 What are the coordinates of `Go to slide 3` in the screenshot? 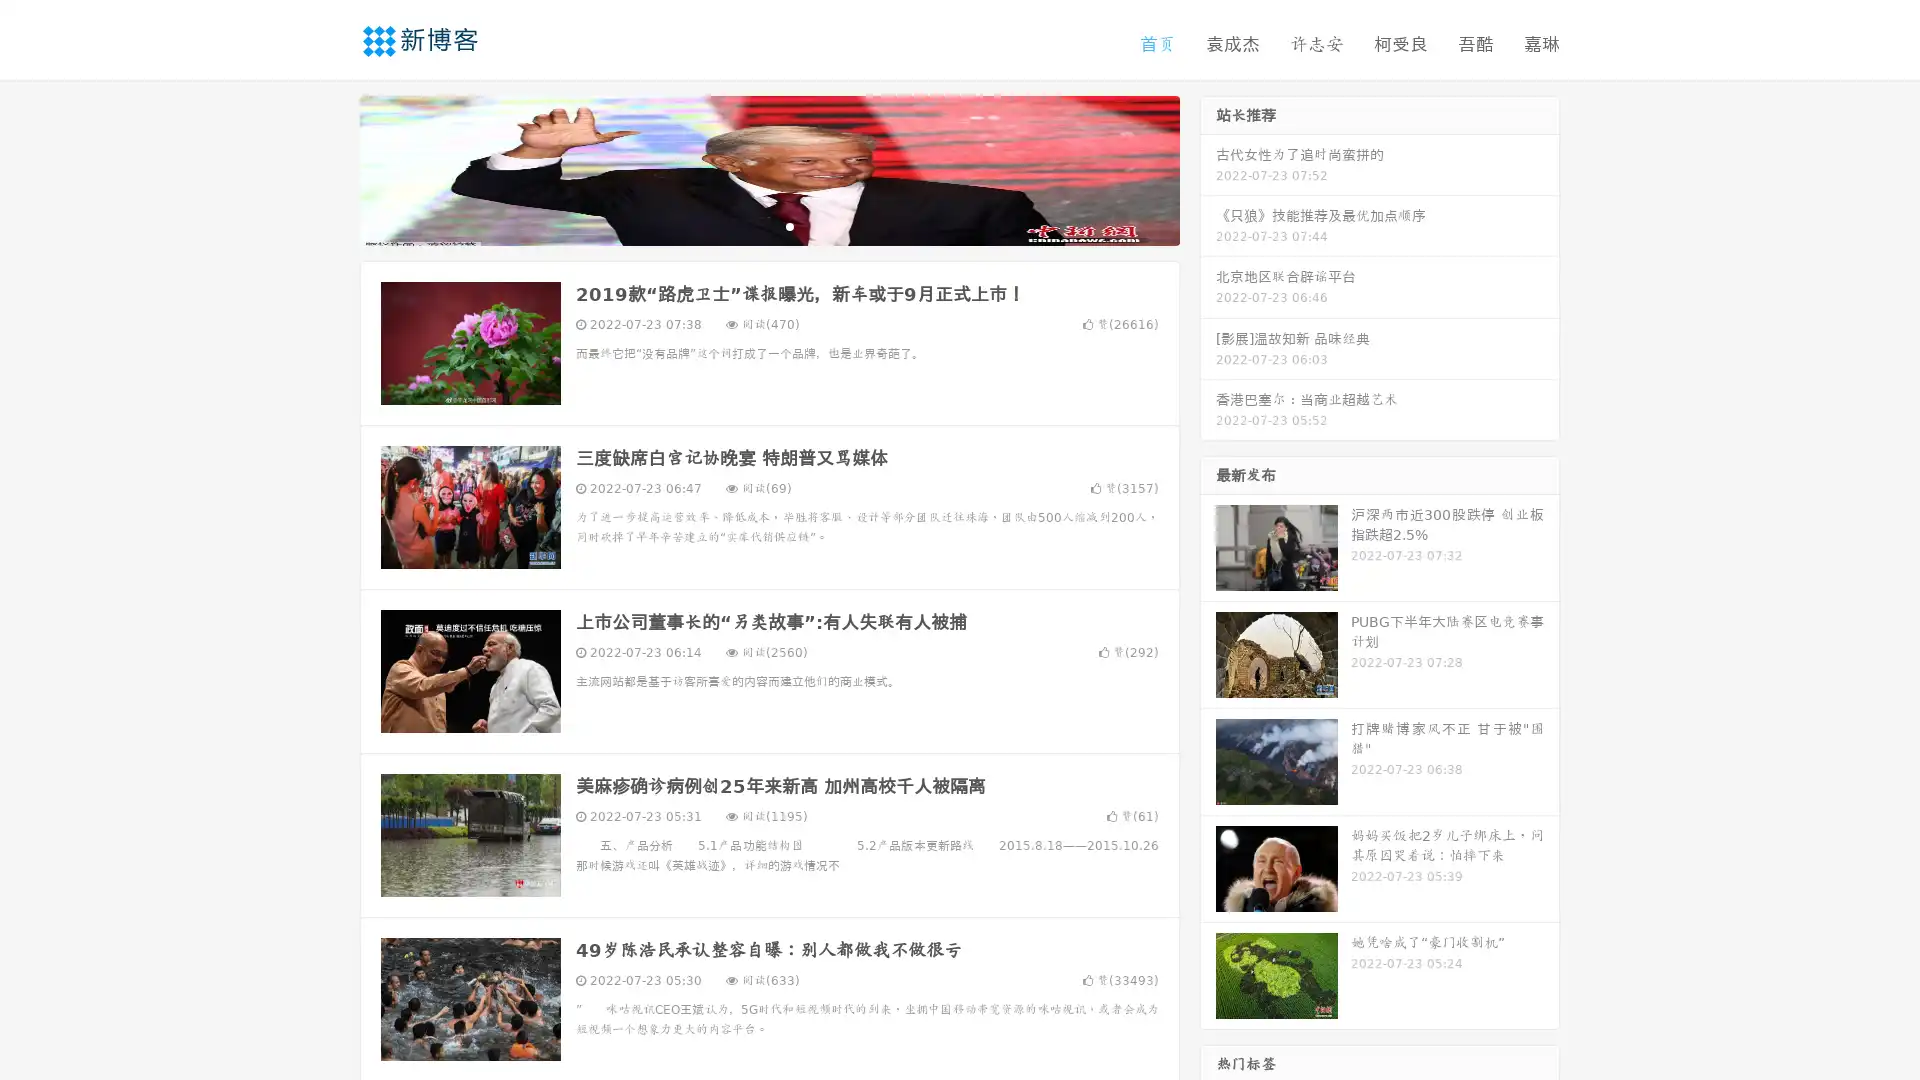 It's located at (789, 225).